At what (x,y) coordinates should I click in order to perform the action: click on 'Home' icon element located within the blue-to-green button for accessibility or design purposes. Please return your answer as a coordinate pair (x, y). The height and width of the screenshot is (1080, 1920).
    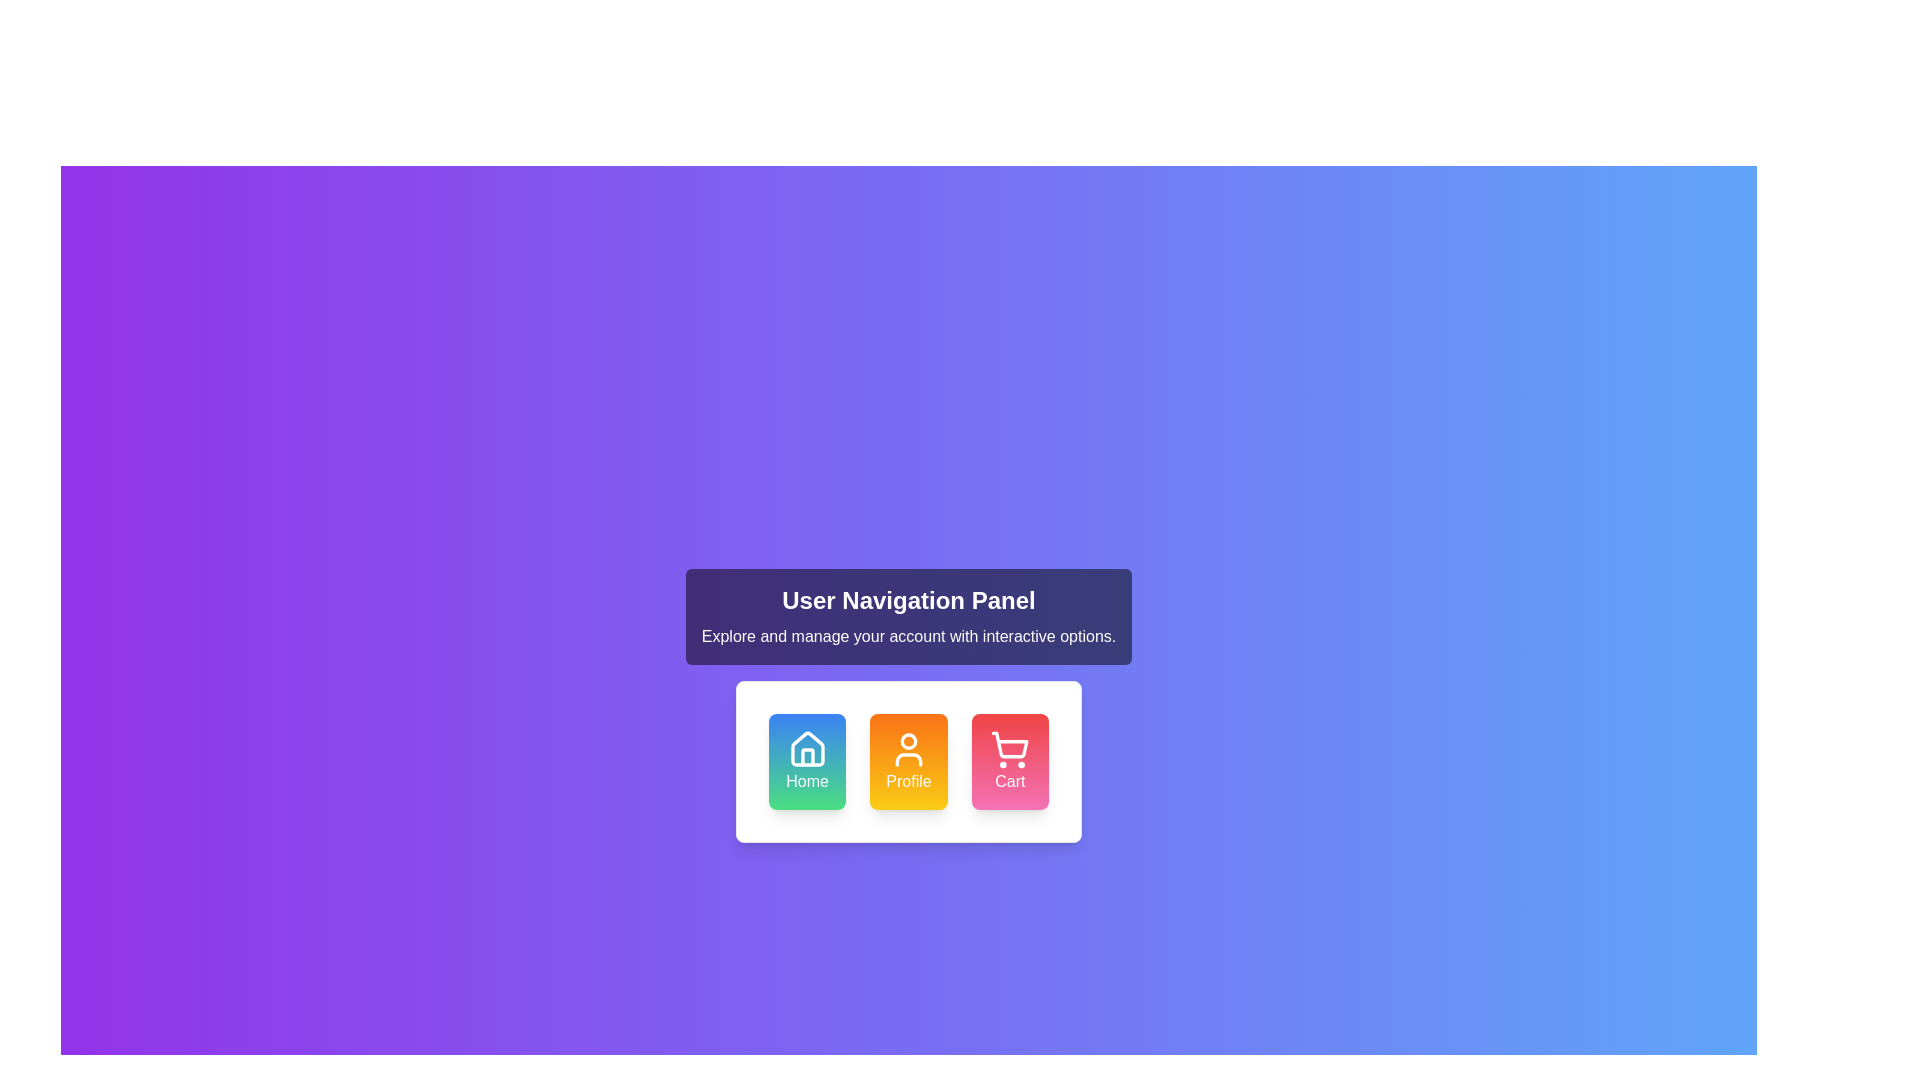
    Looking at the image, I should click on (807, 757).